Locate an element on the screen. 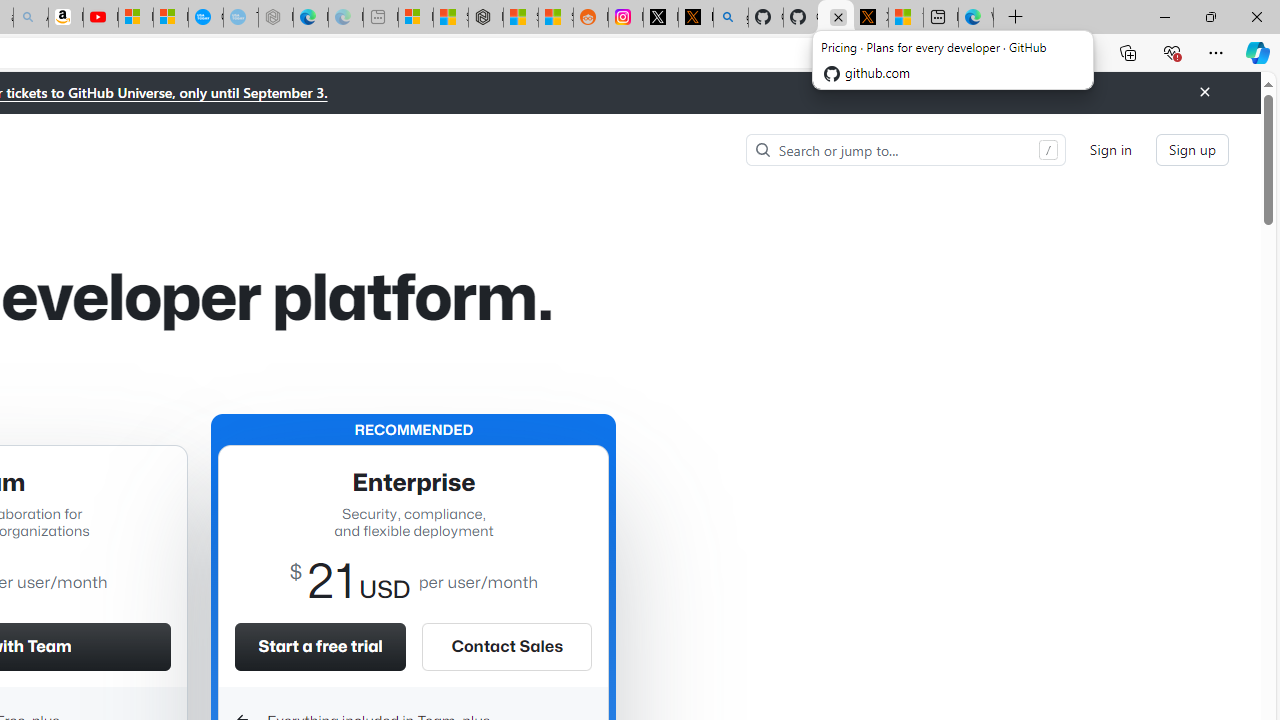 Image resolution: width=1280 pixels, height=720 pixels. 'Contact Sales' is located at coordinates (506, 646).